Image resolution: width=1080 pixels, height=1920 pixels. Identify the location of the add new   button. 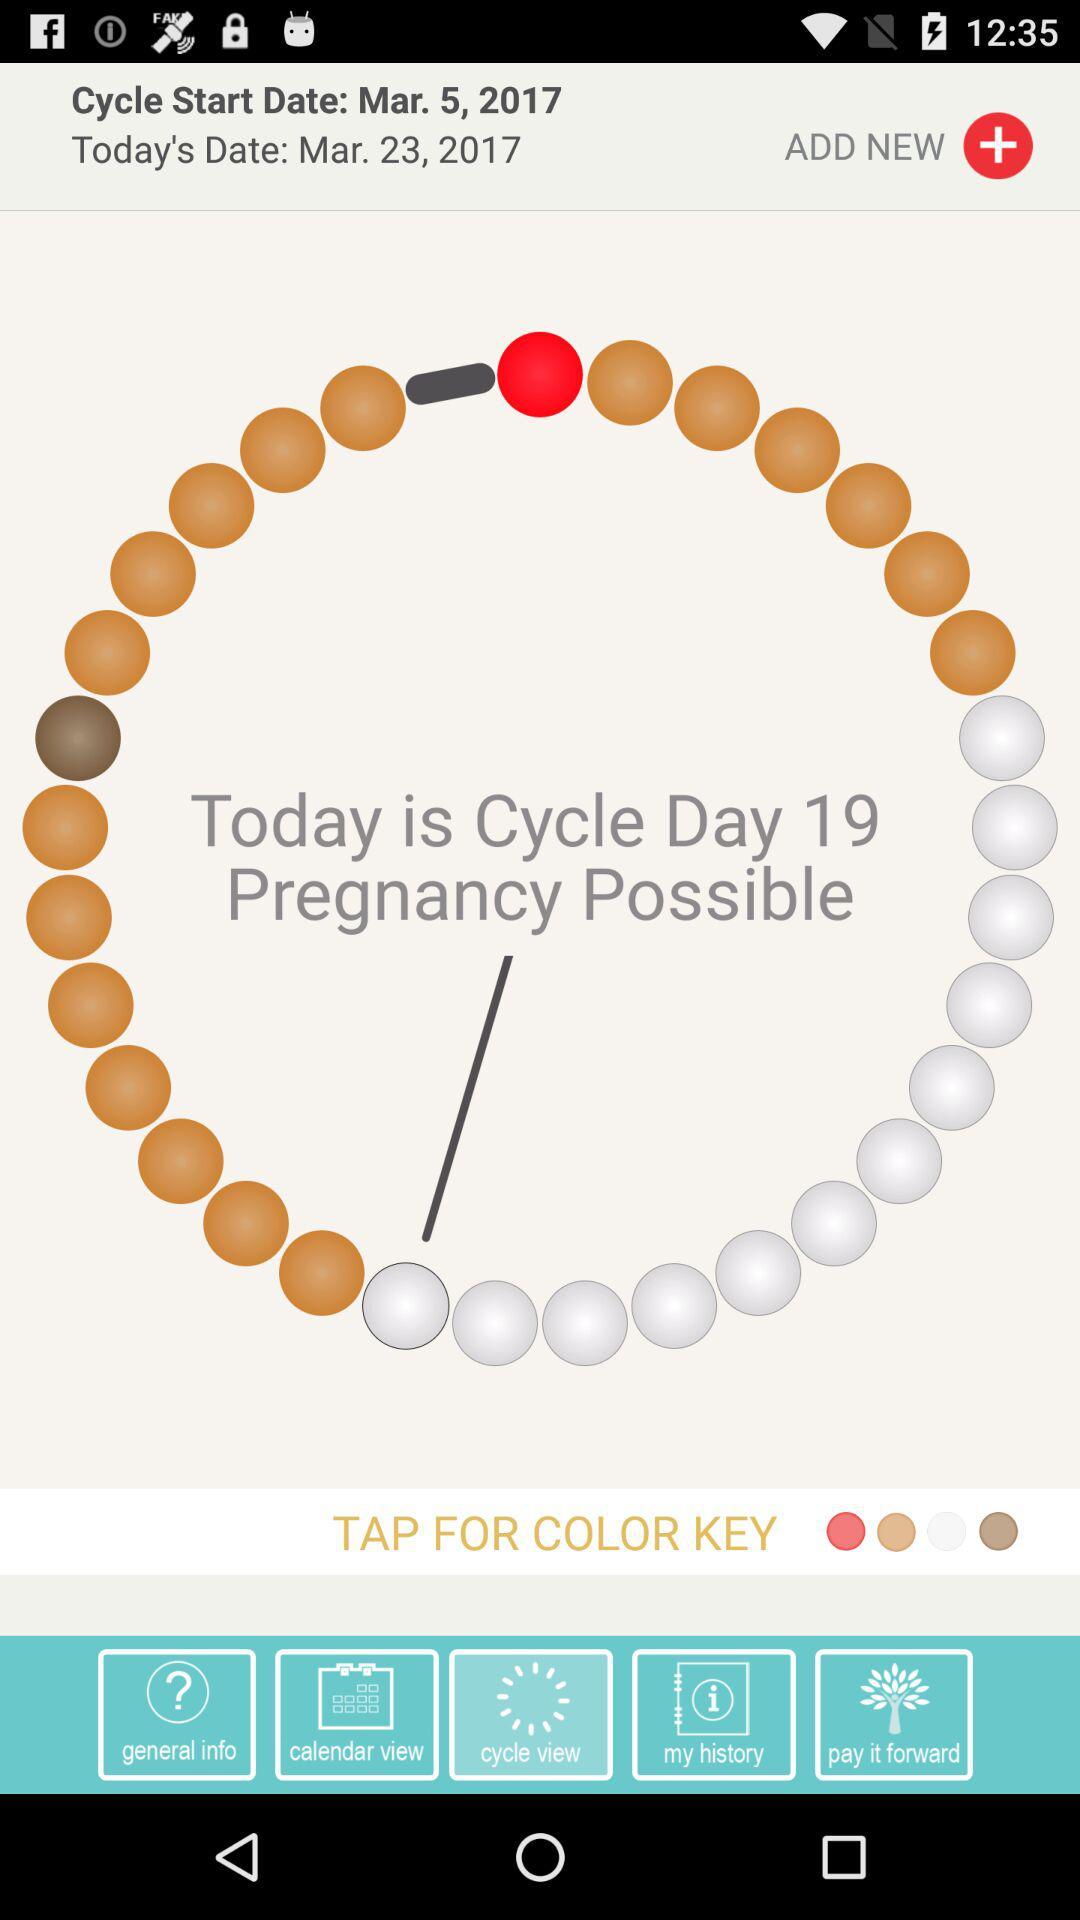
(908, 139).